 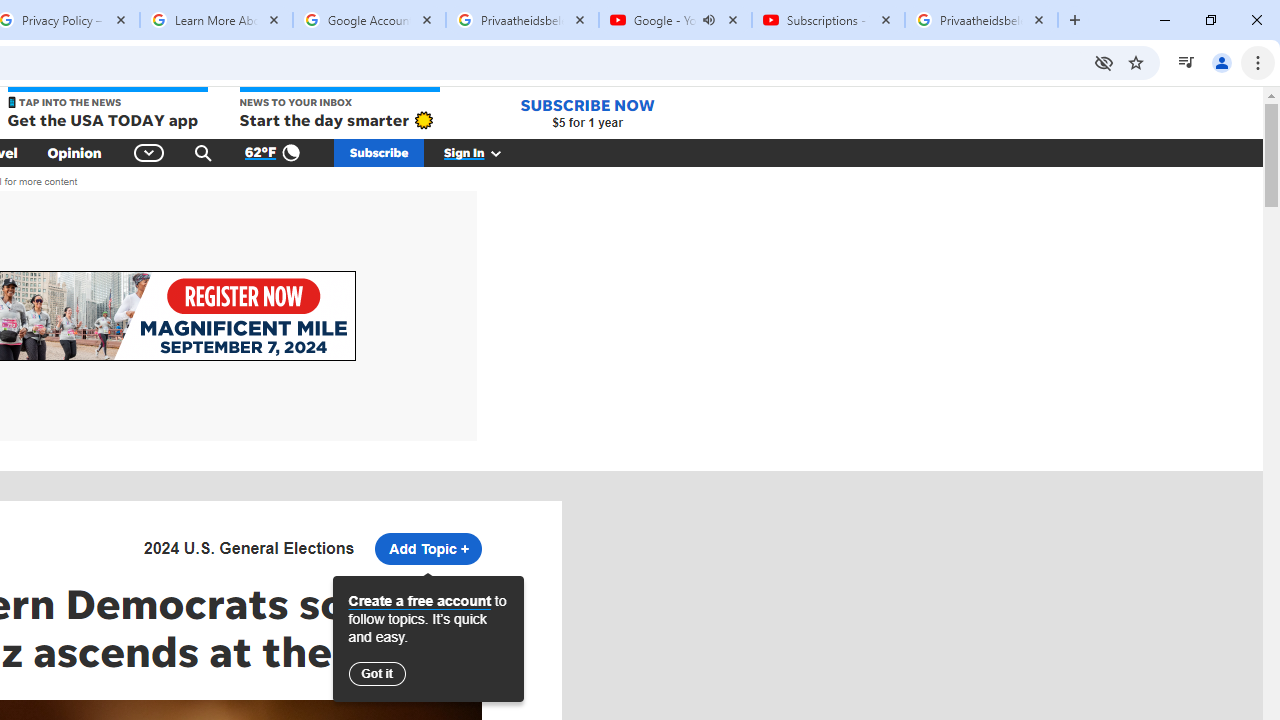 What do you see at coordinates (1165, 20) in the screenshot?
I see `'Minimize'` at bounding box center [1165, 20].